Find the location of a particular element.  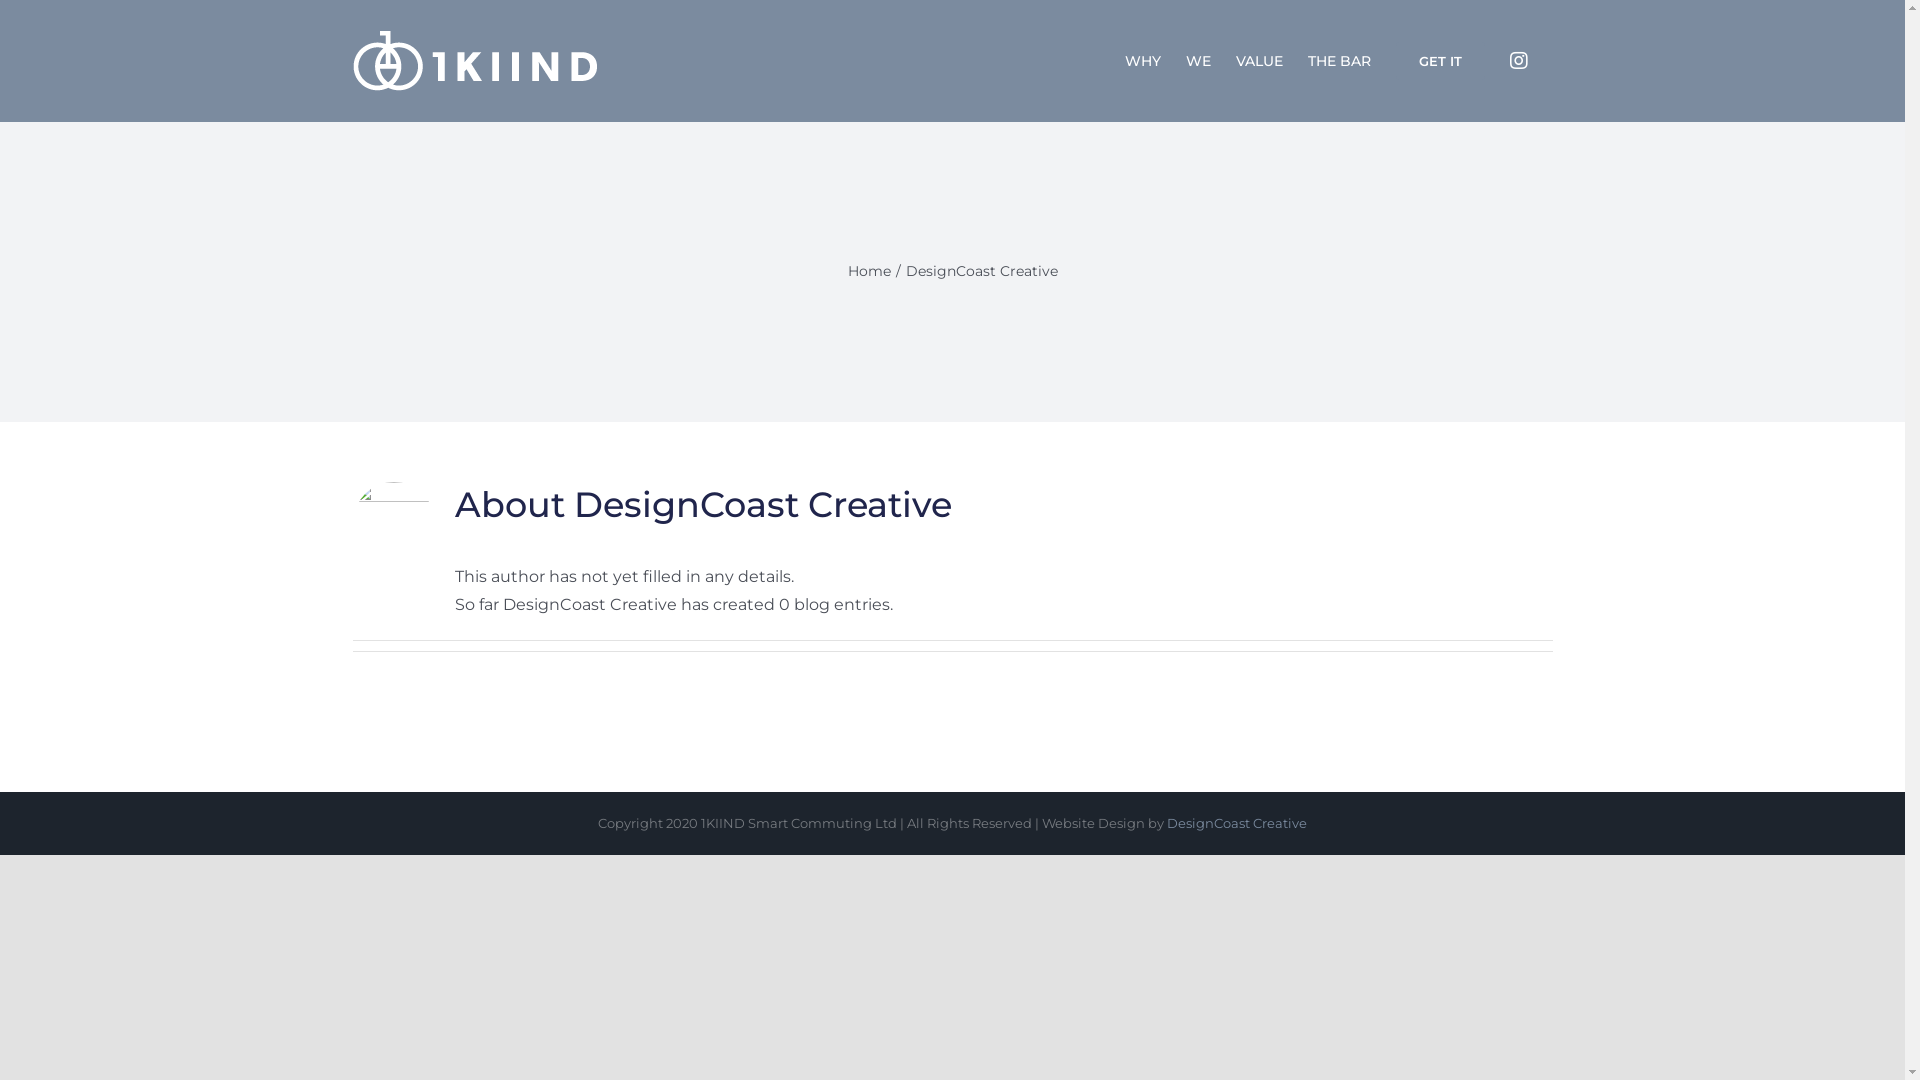

'WHY' is located at coordinates (1142, 60).